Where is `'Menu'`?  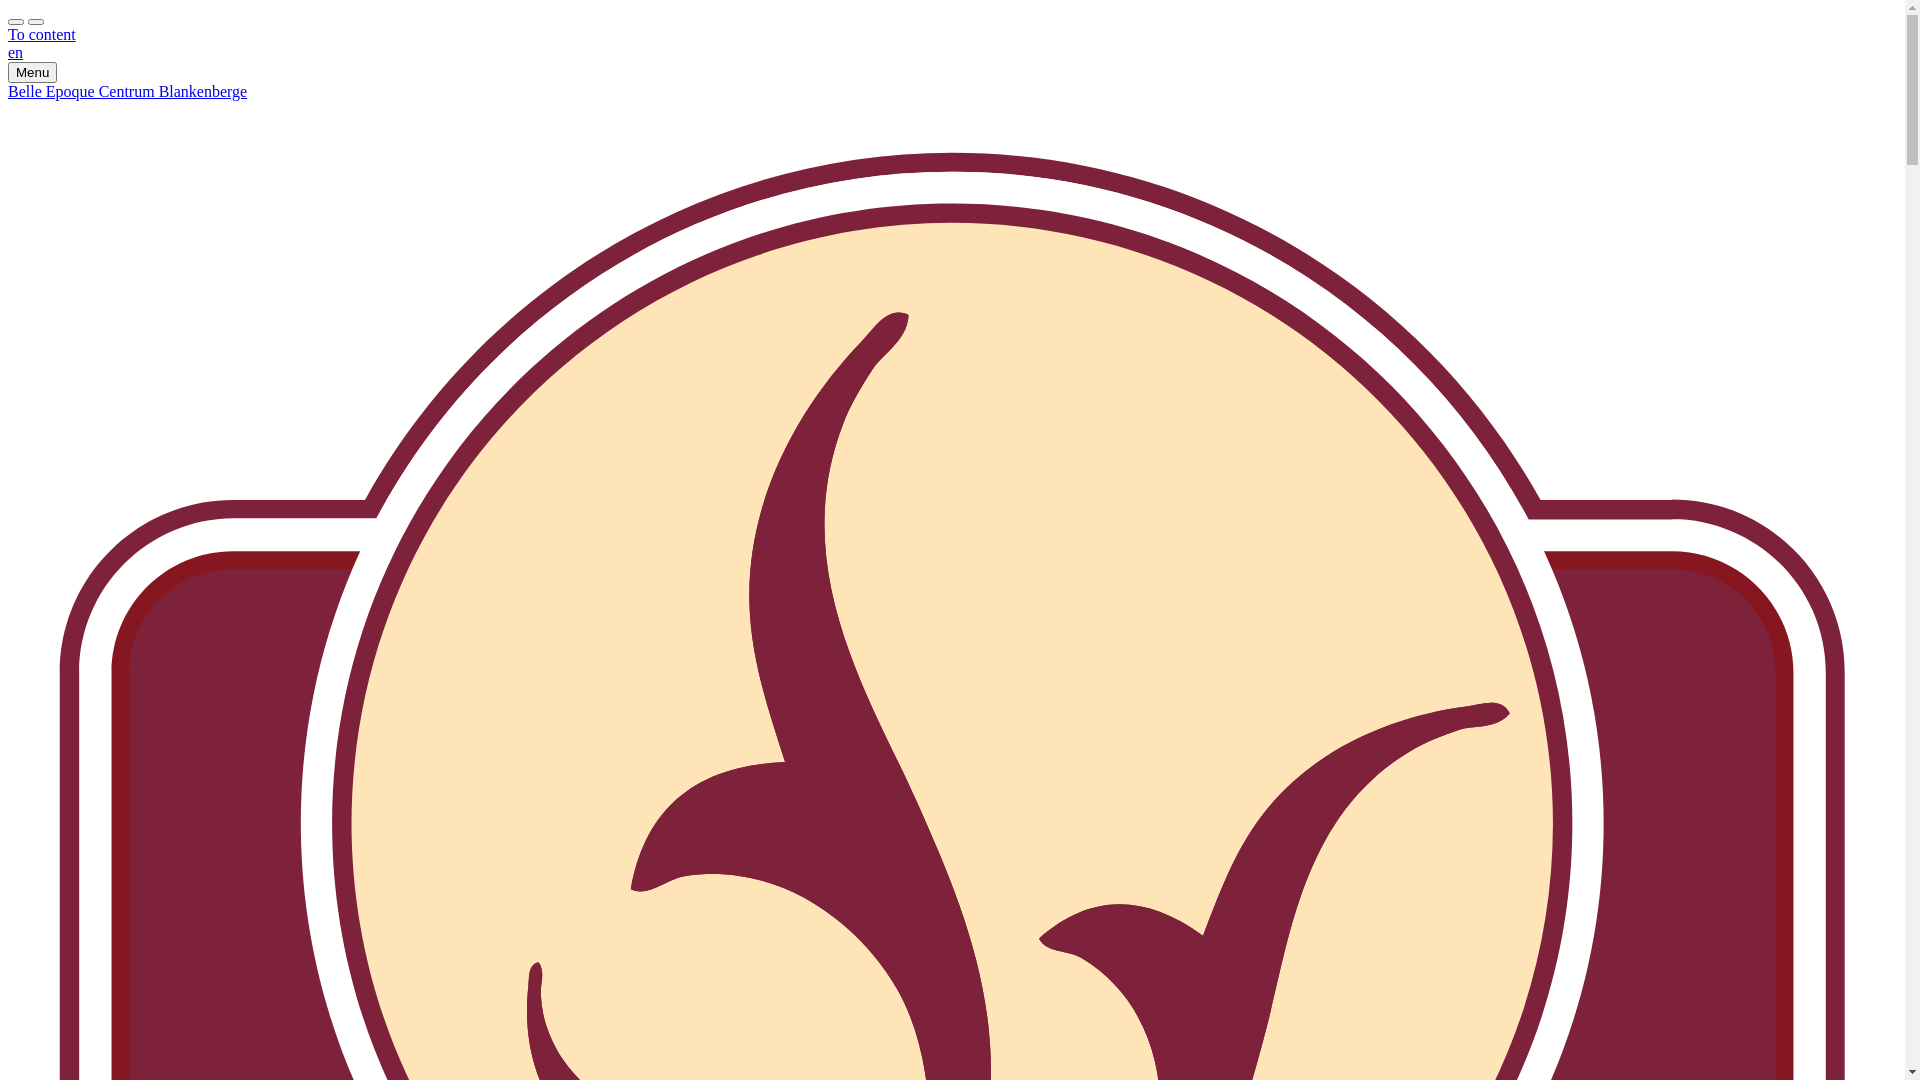 'Menu' is located at coordinates (32, 71).